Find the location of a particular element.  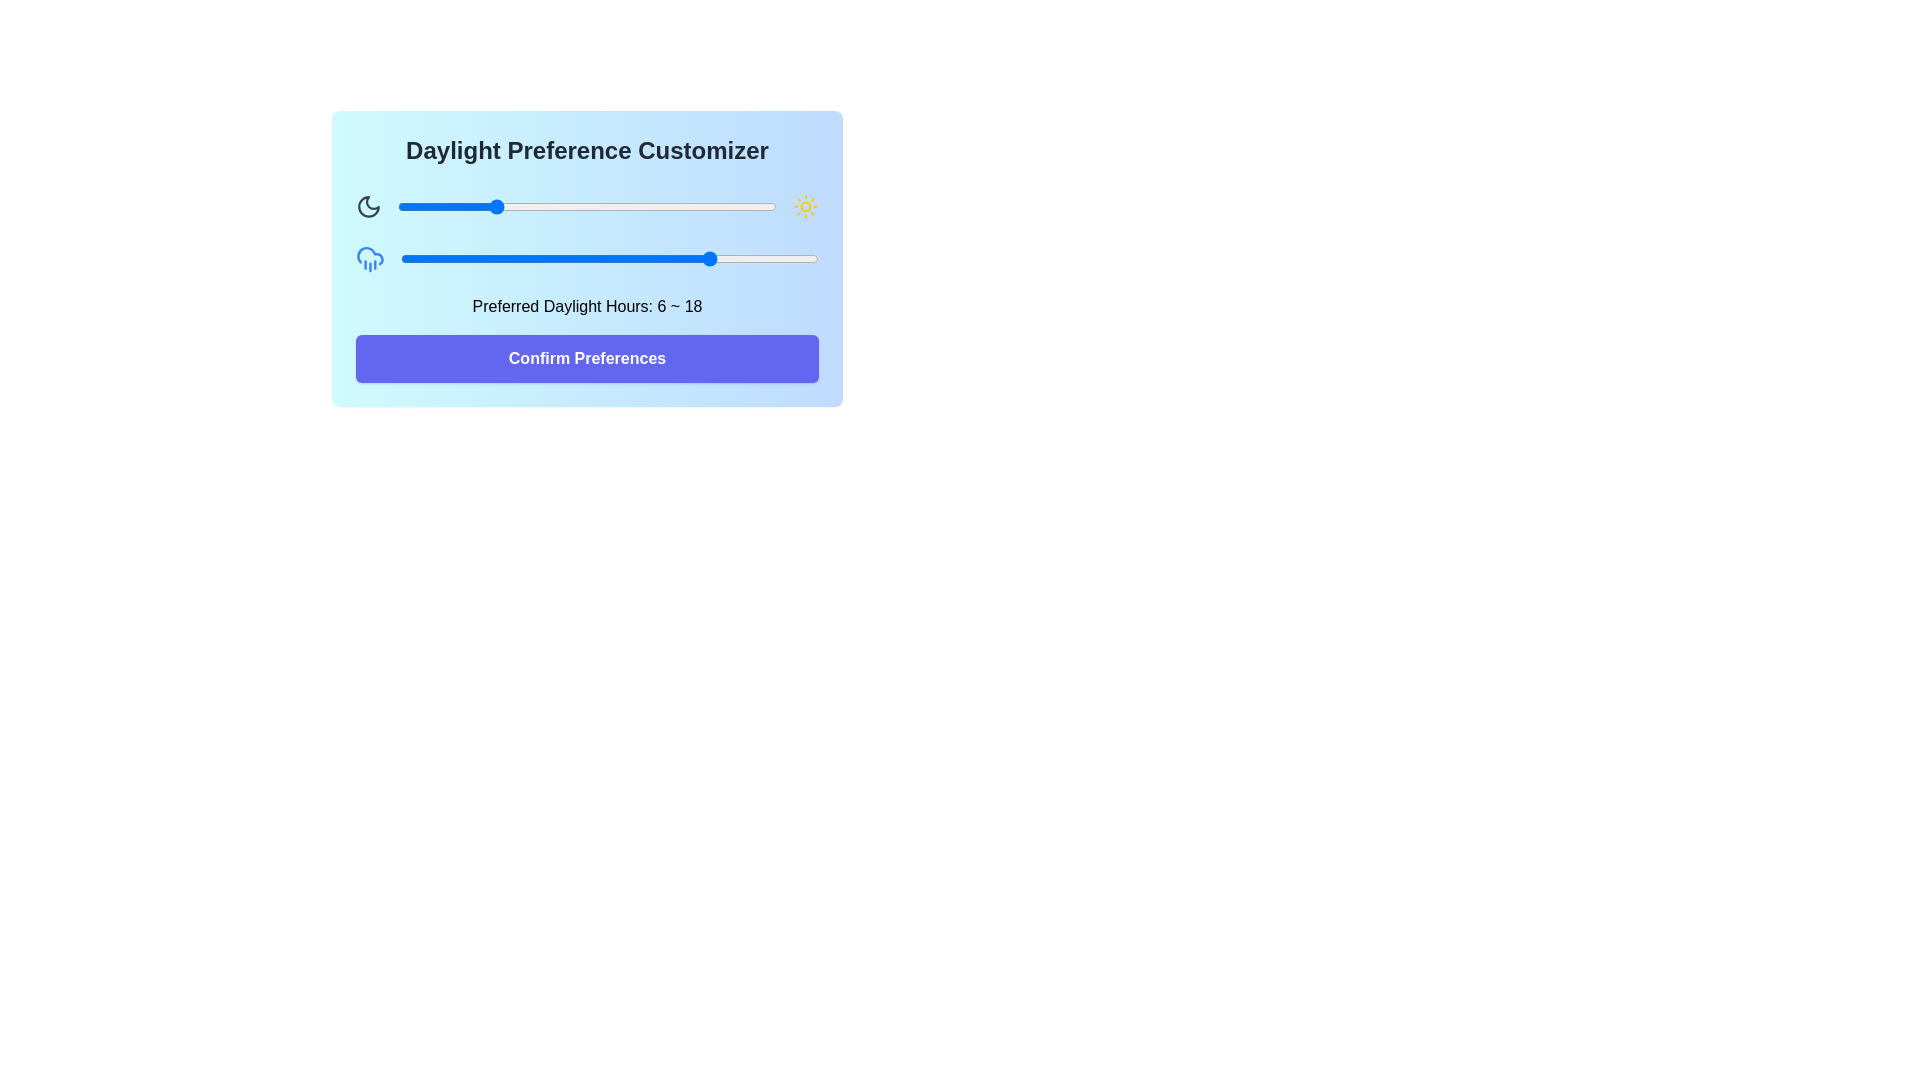

the daylight preference is located at coordinates (679, 257).